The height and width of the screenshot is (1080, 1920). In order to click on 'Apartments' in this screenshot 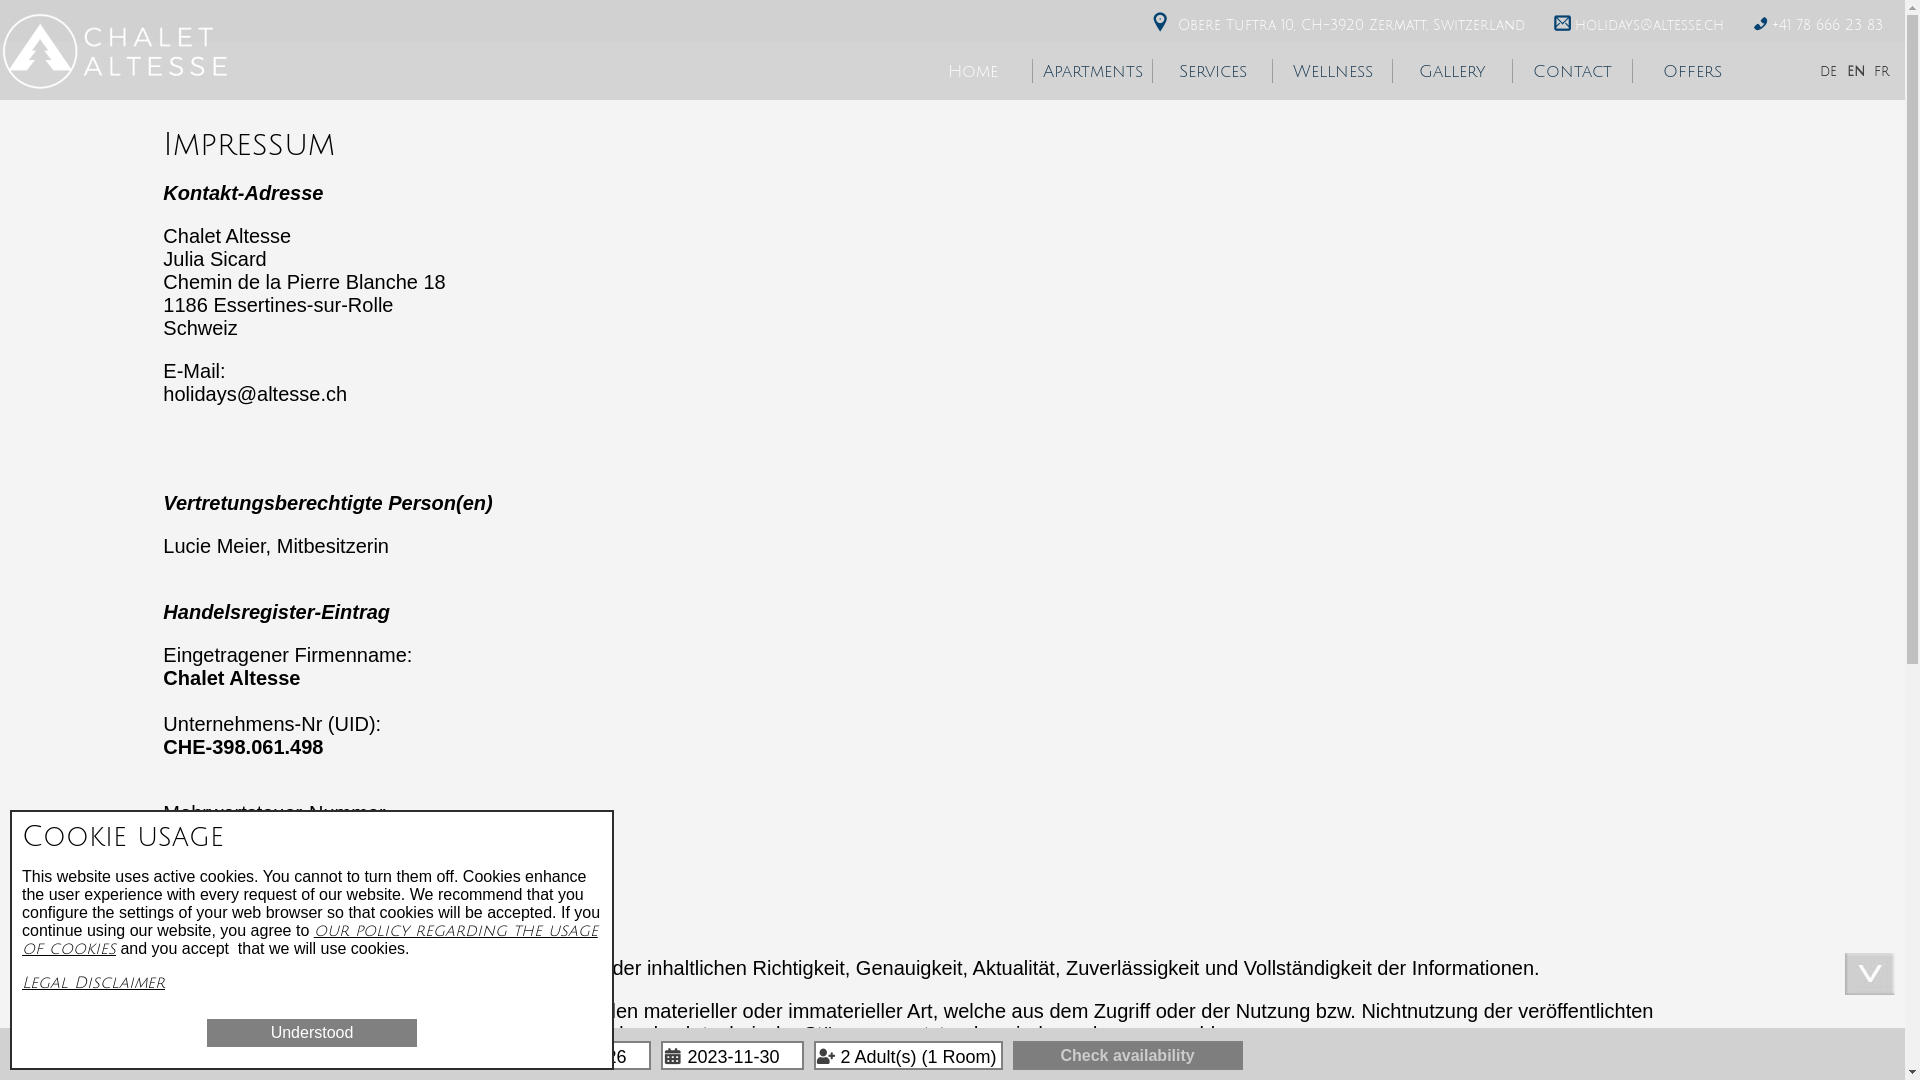, I will do `click(1092, 70)`.